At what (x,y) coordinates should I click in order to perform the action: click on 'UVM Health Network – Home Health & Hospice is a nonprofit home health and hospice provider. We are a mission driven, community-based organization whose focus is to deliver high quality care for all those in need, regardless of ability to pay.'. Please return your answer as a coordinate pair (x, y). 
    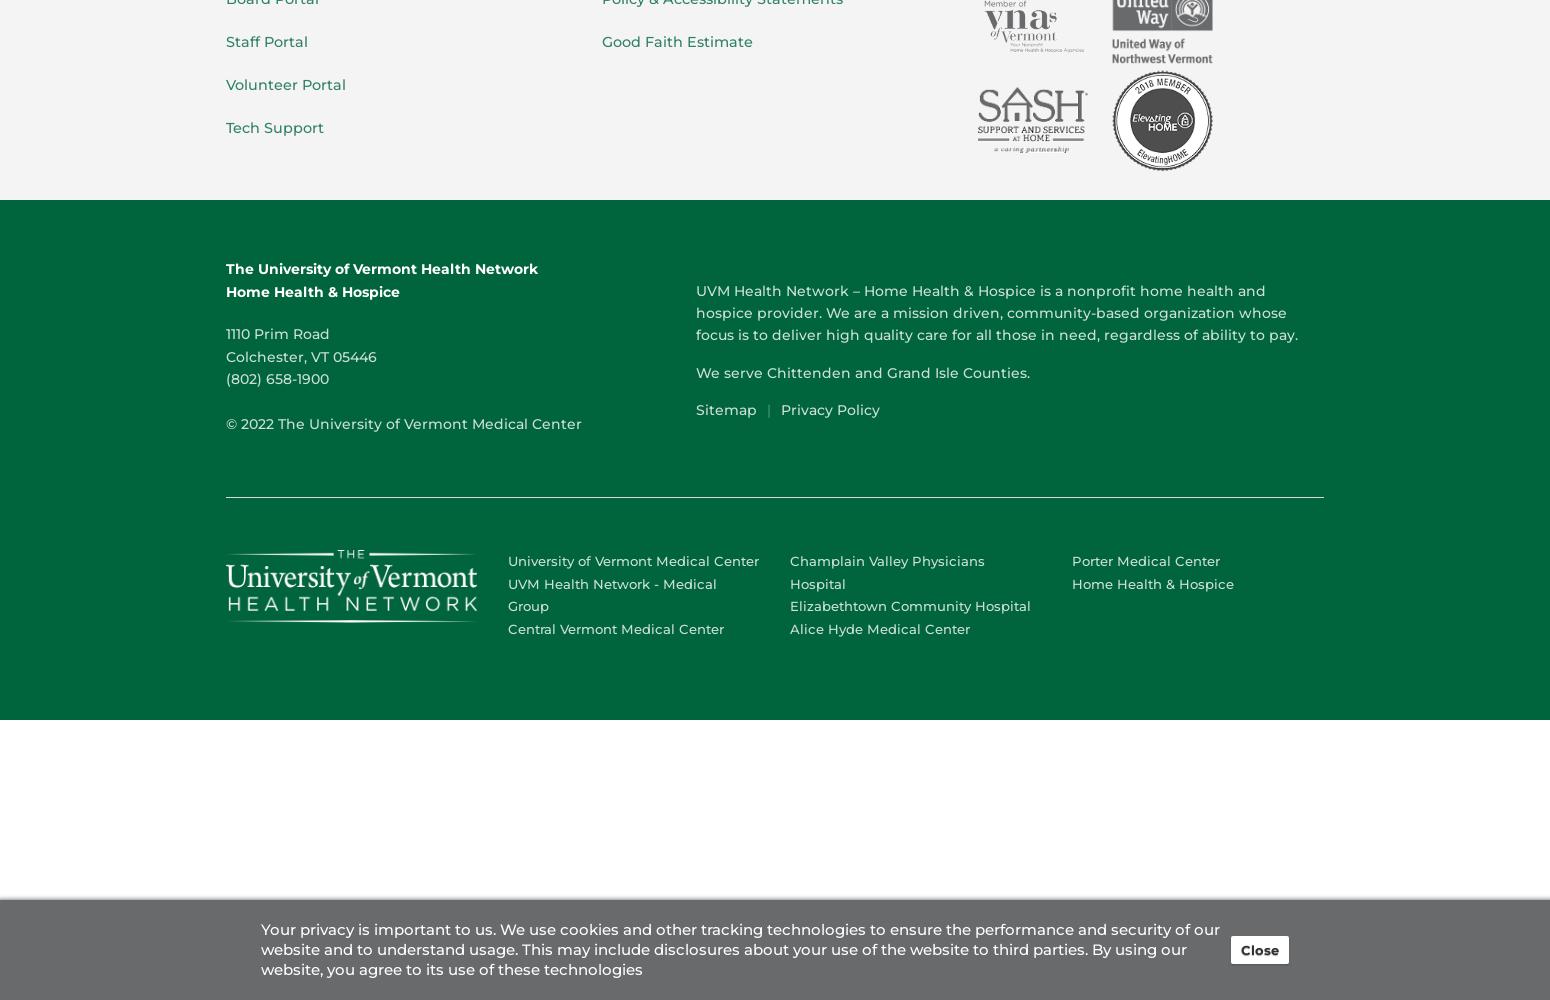
    Looking at the image, I should click on (694, 312).